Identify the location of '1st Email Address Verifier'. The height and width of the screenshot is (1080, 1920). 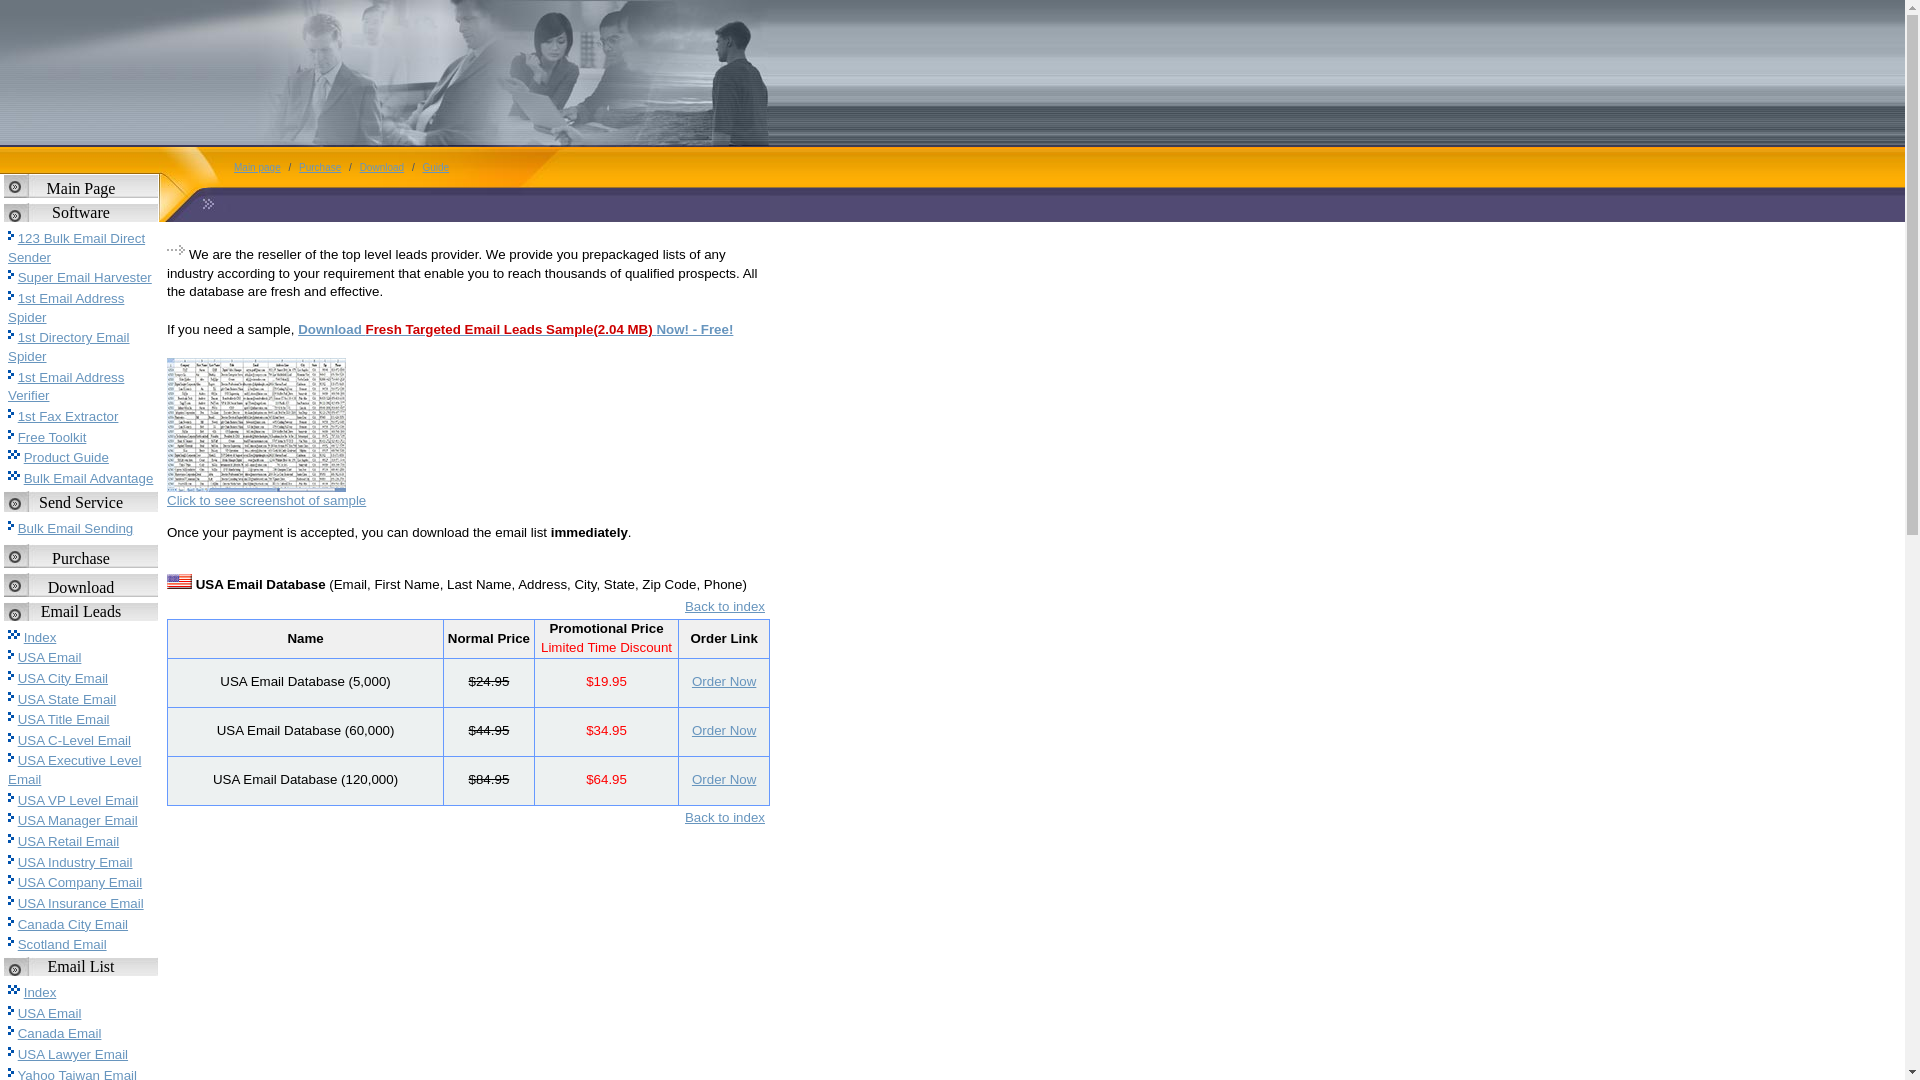
(66, 386).